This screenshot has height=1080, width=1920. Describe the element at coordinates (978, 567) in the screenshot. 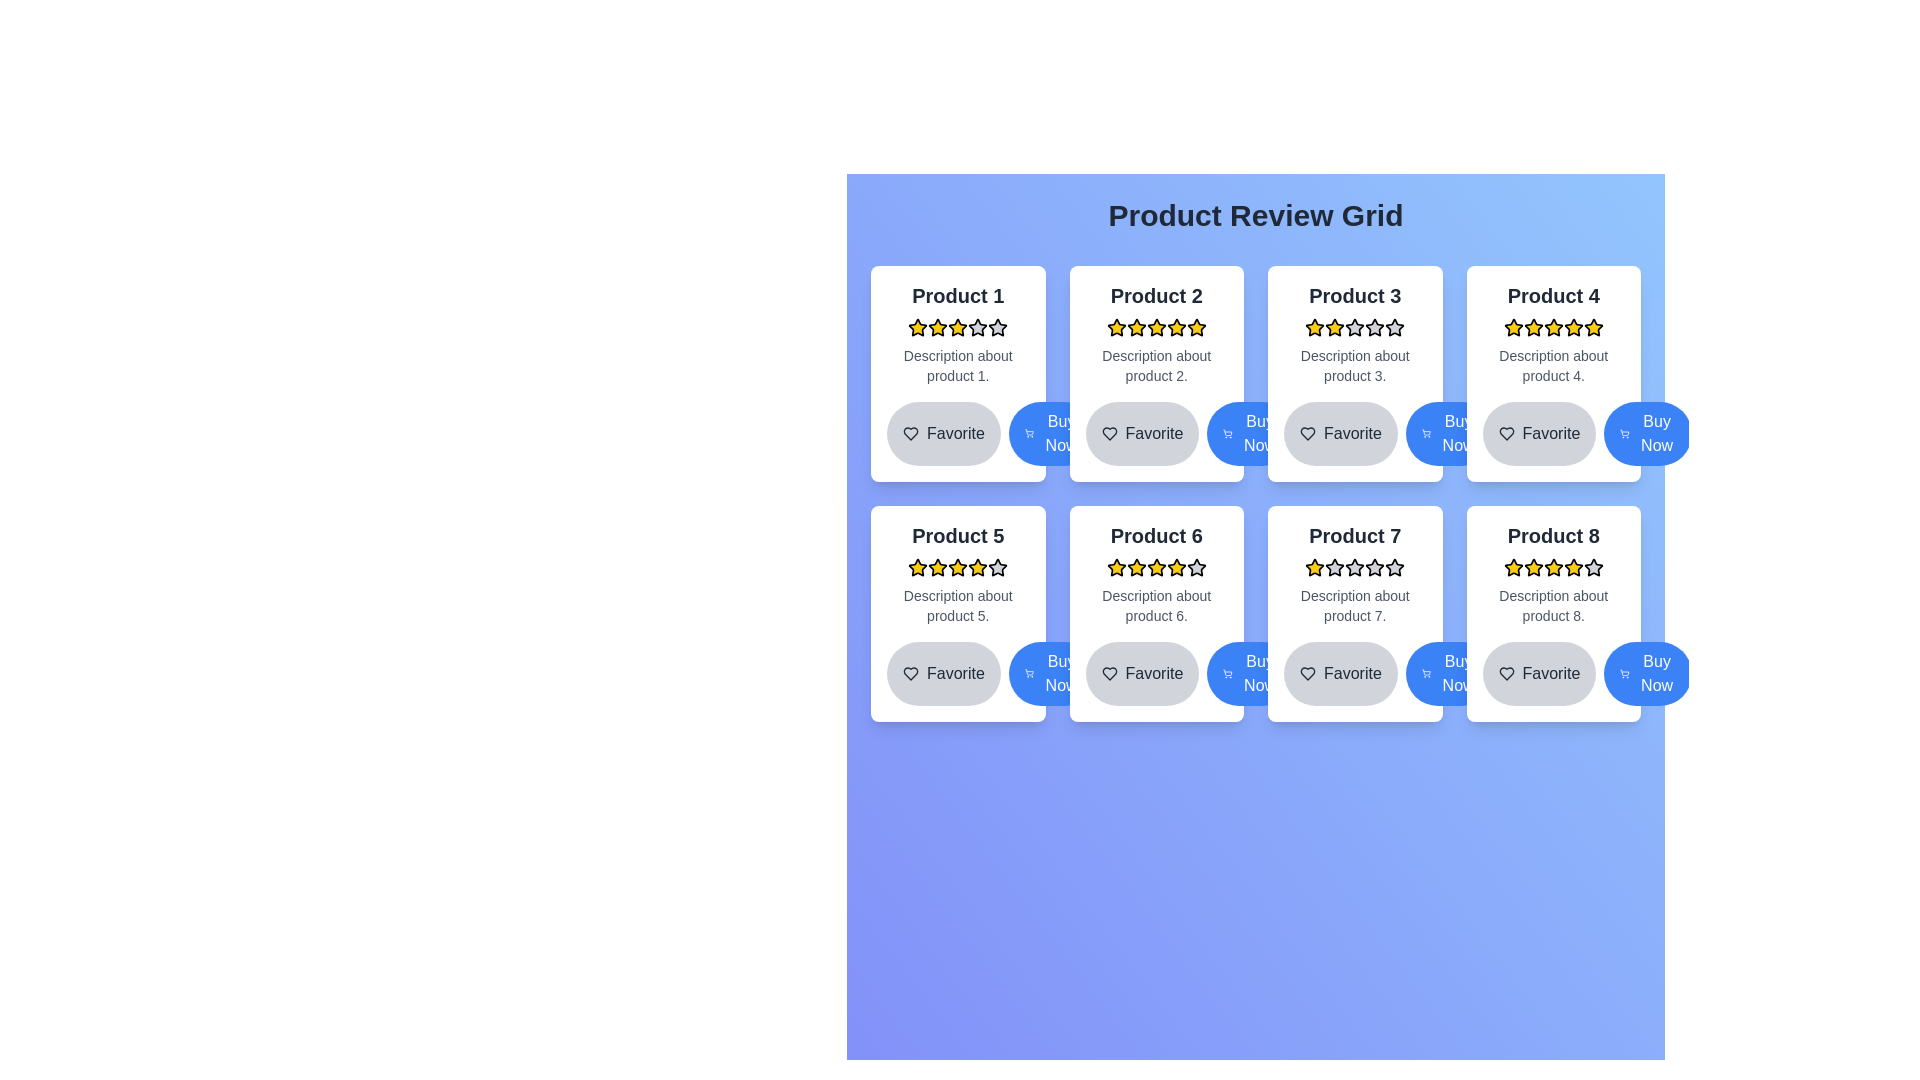

I see `the second star icon from the left in the star rating row of the 'Product 5' card, which is visually distinct with its yellow color and black outline` at that location.